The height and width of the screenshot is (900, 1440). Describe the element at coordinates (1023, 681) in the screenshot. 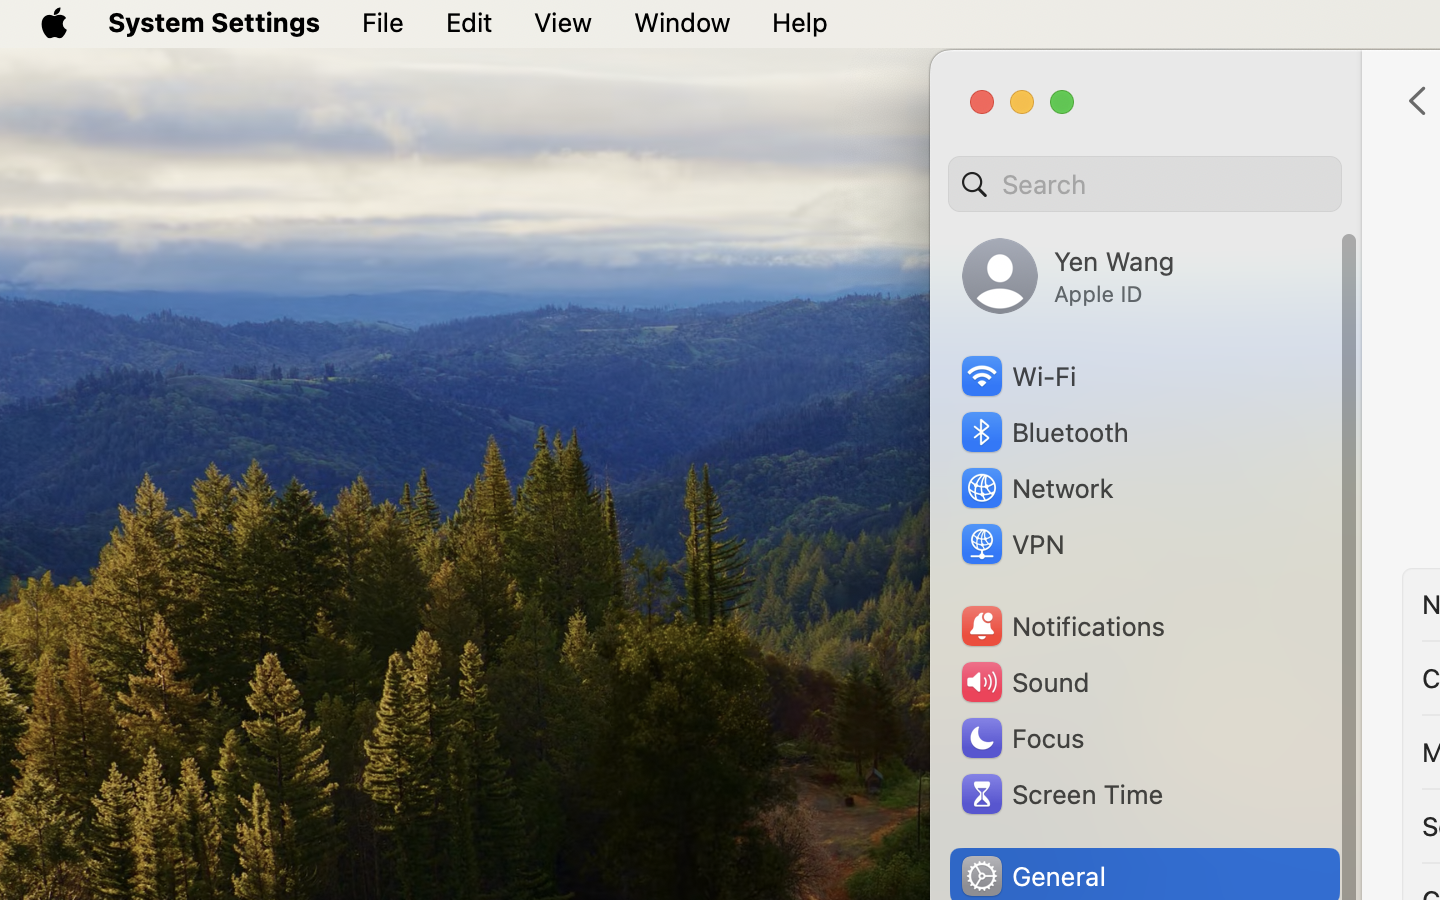

I see `'Sound'` at that location.